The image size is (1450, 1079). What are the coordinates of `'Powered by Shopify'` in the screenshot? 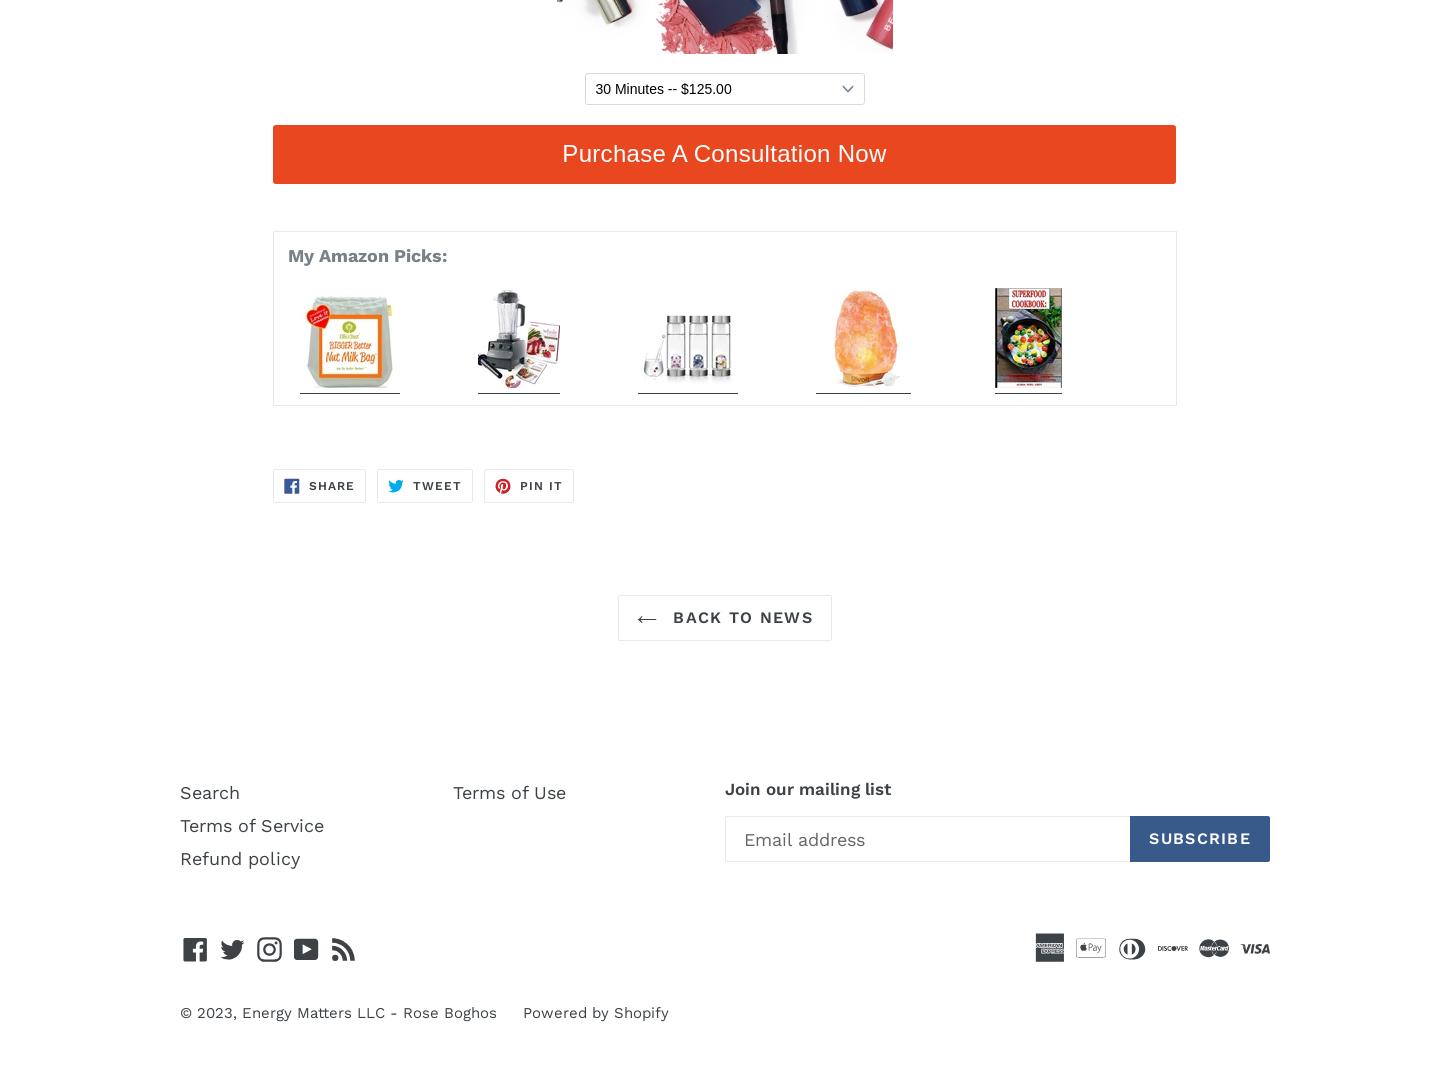 It's located at (523, 1012).